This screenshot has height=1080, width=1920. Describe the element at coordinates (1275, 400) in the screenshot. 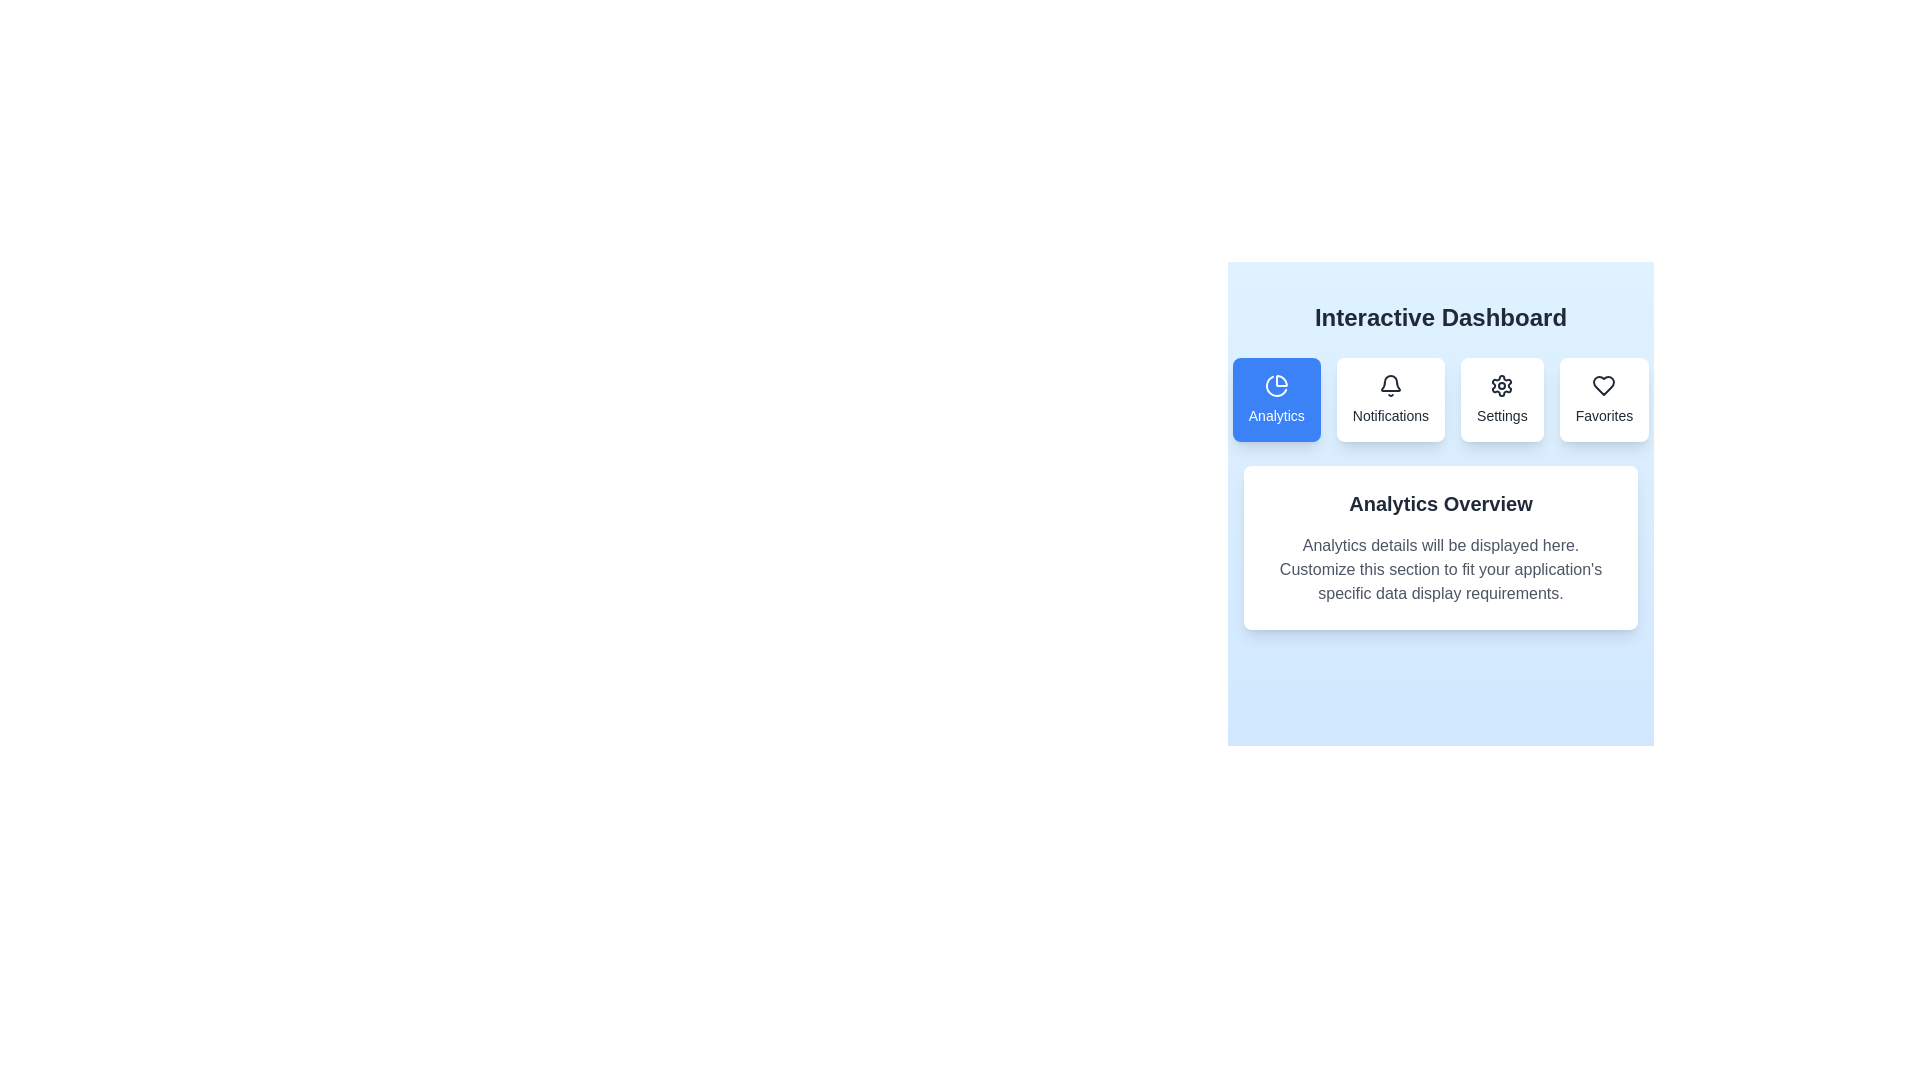

I see `the blue rounded button labeled 'Analytics'` at that location.